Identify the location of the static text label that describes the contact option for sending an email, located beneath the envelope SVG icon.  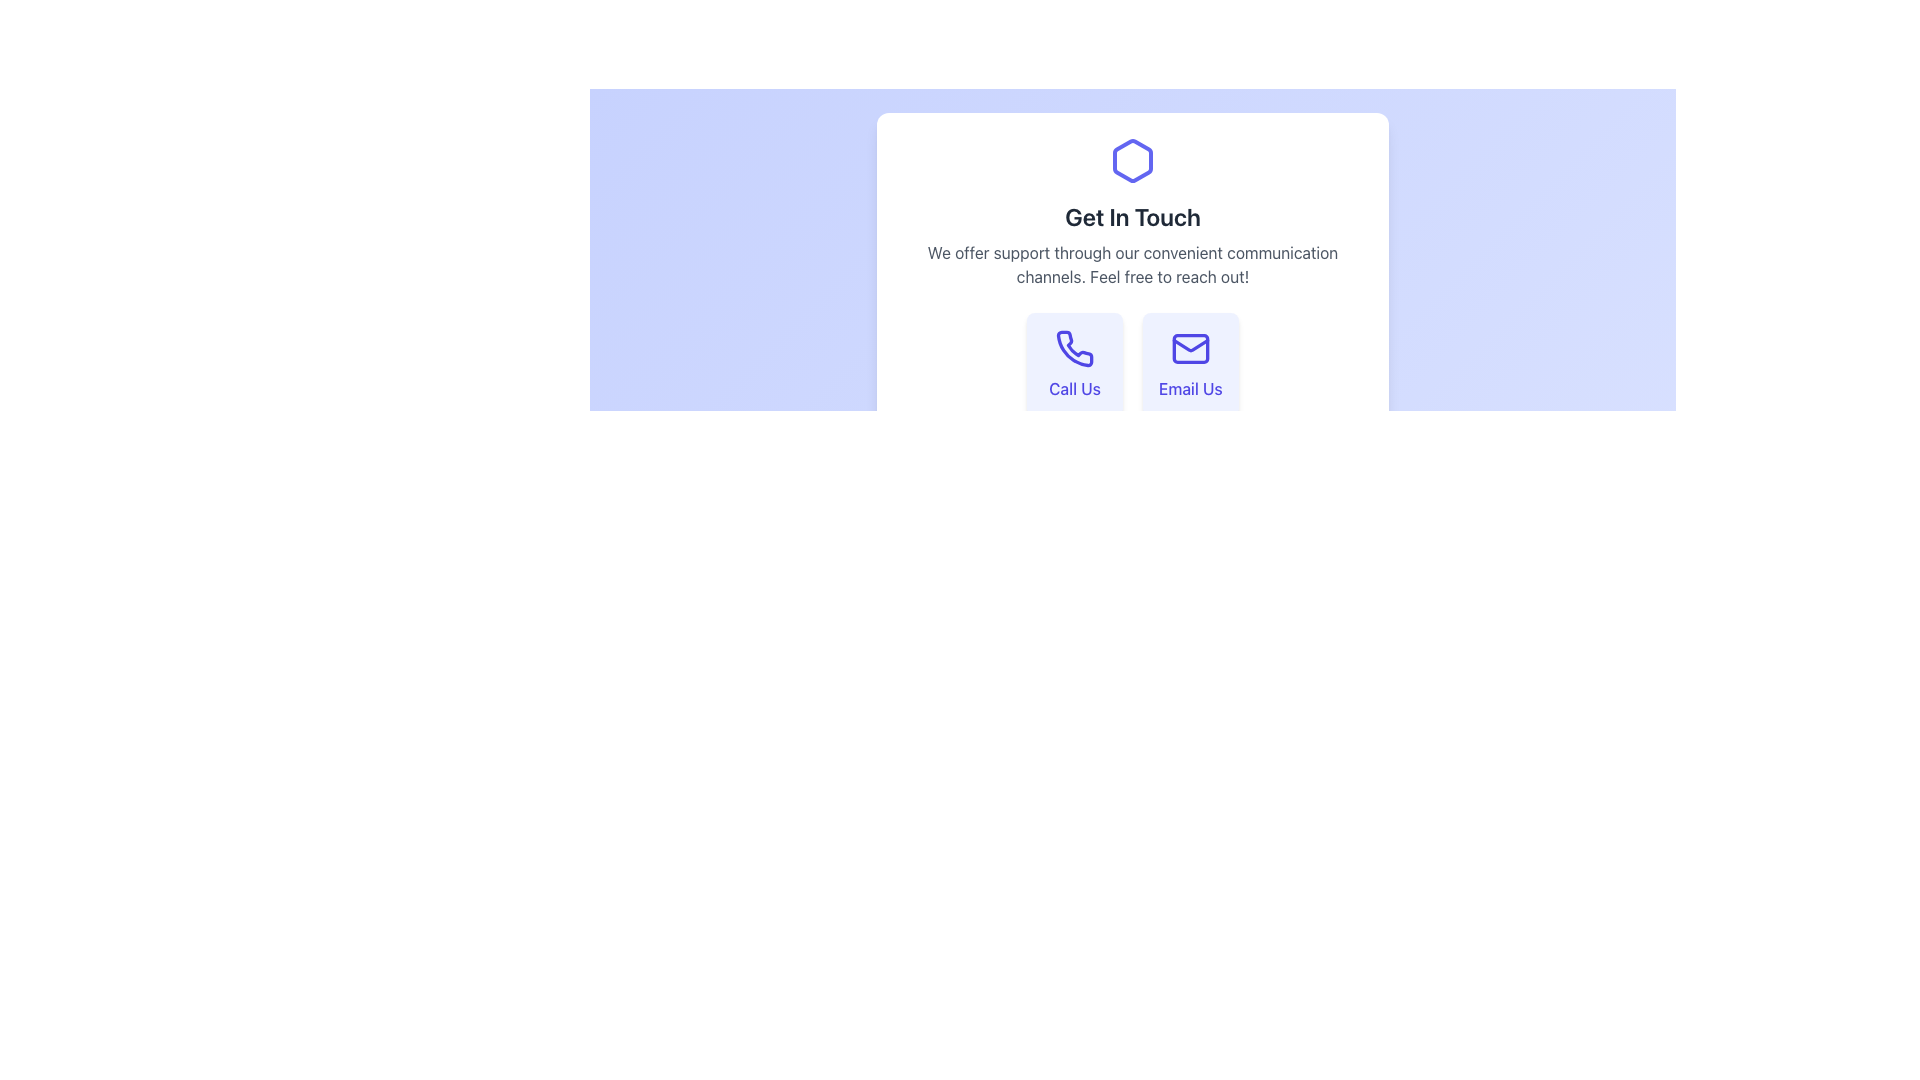
(1190, 389).